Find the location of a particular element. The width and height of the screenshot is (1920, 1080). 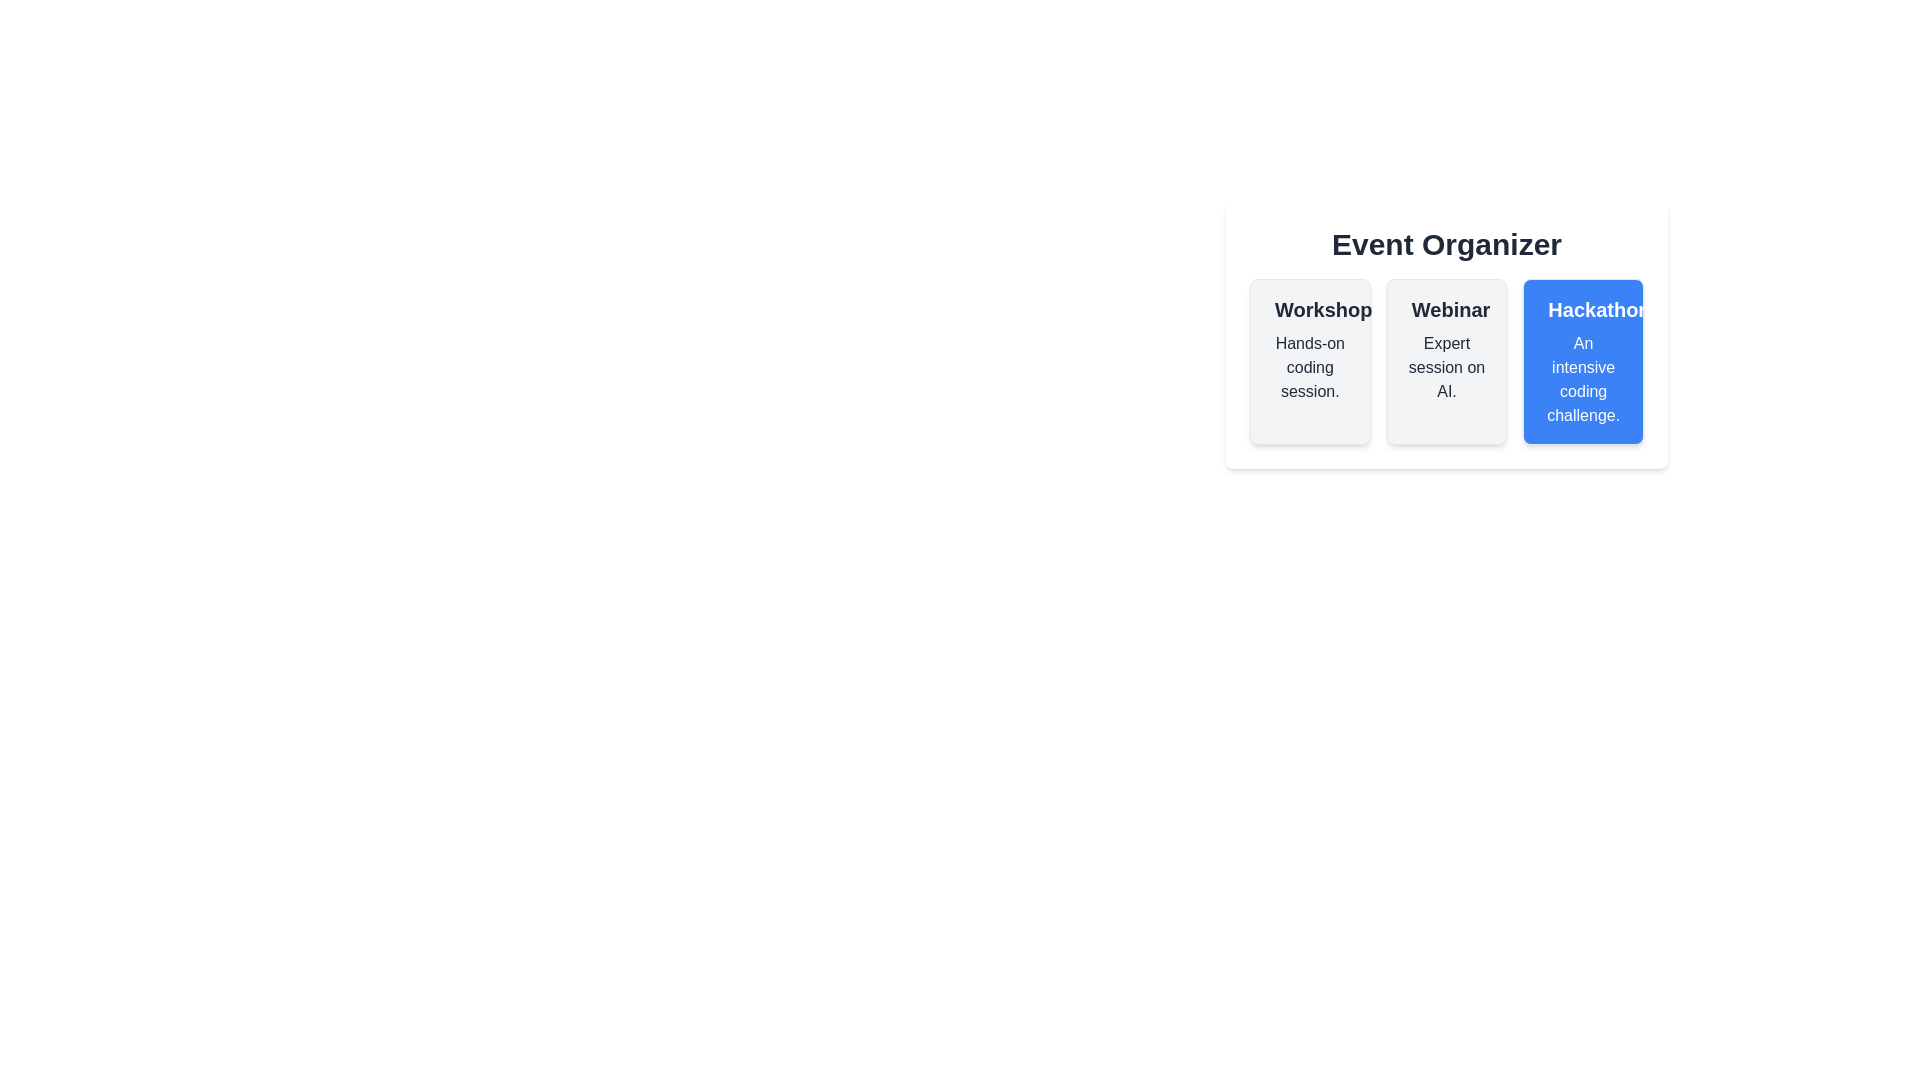

the event card 'Workshop' is located at coordinates (1310, 362).